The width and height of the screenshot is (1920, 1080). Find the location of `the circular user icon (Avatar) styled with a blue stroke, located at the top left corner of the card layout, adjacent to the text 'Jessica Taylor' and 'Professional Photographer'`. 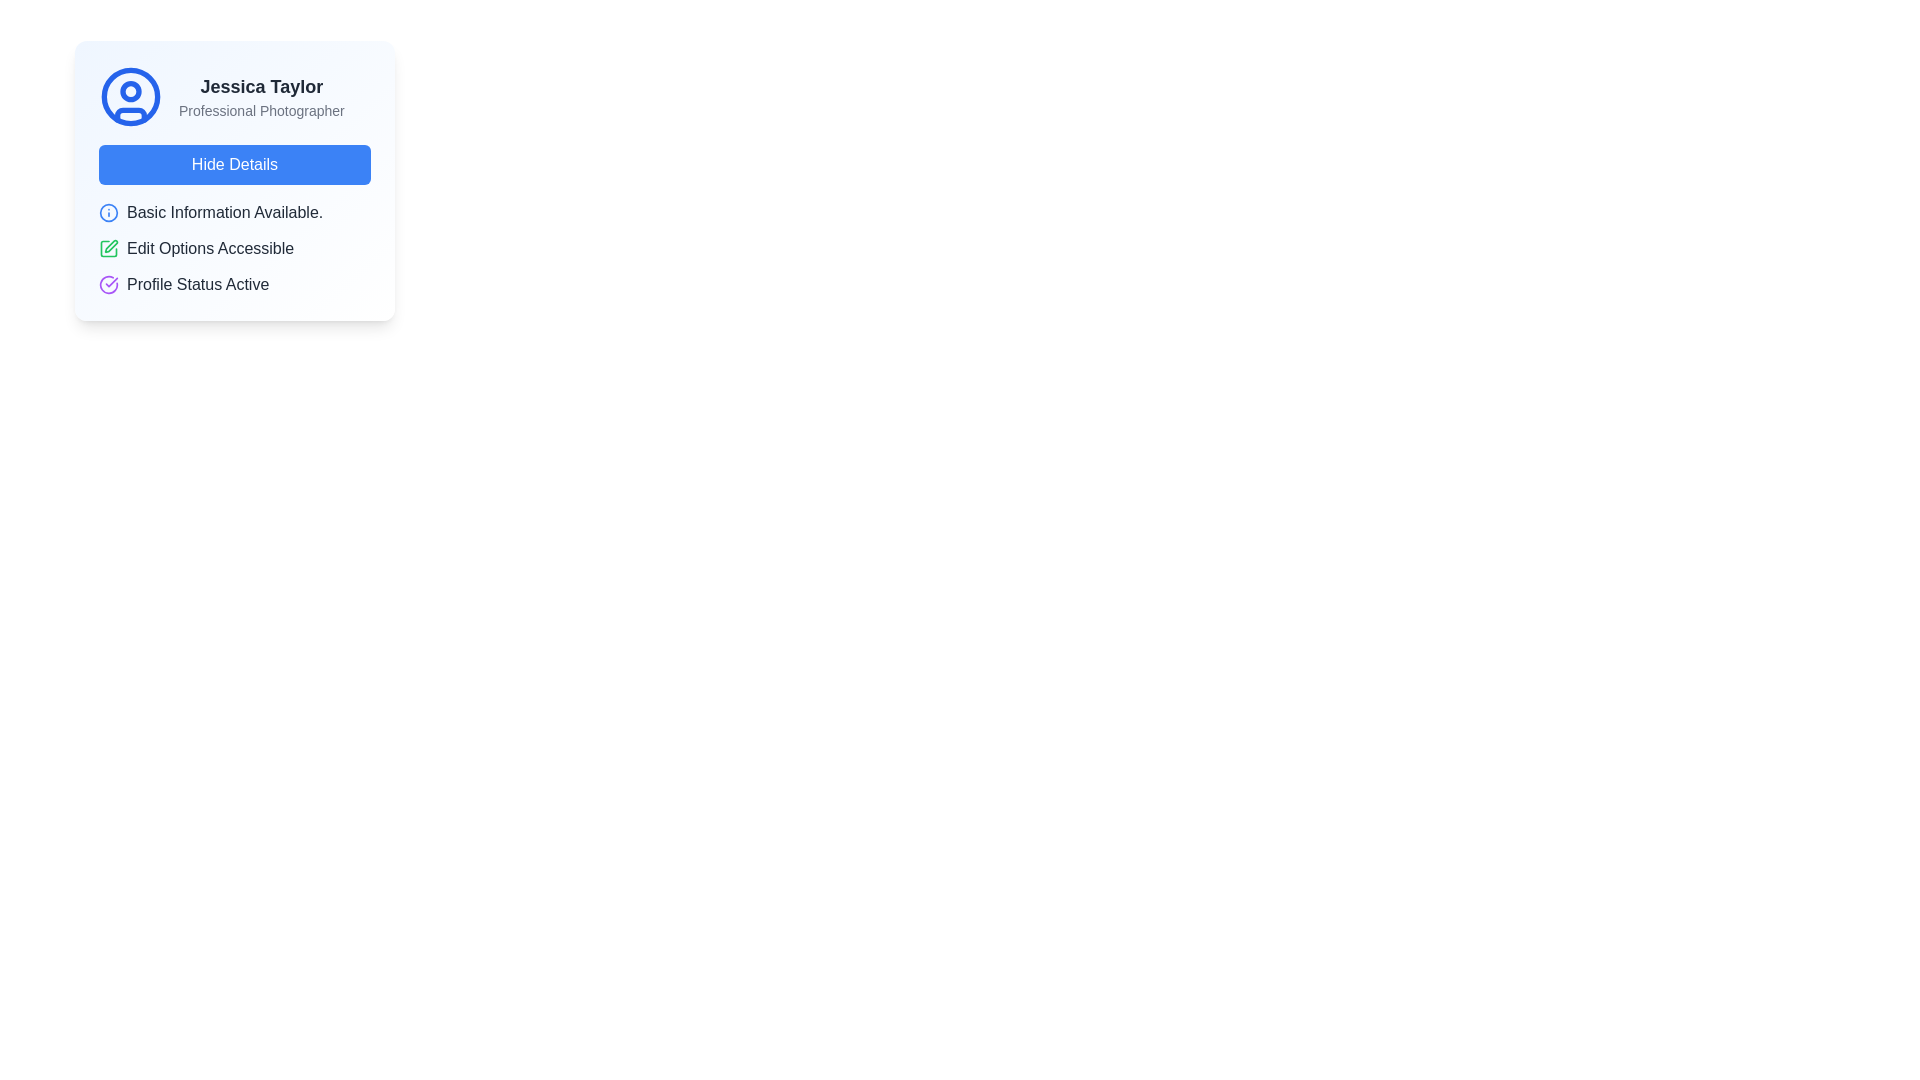

the circular user icon (Avatar) styled with a blue stroke, located at the top left corner of the card layout, adjacent to the text 'Jessica Taylor' and 'Professional Photographer' is located at coordinates (129, 96).